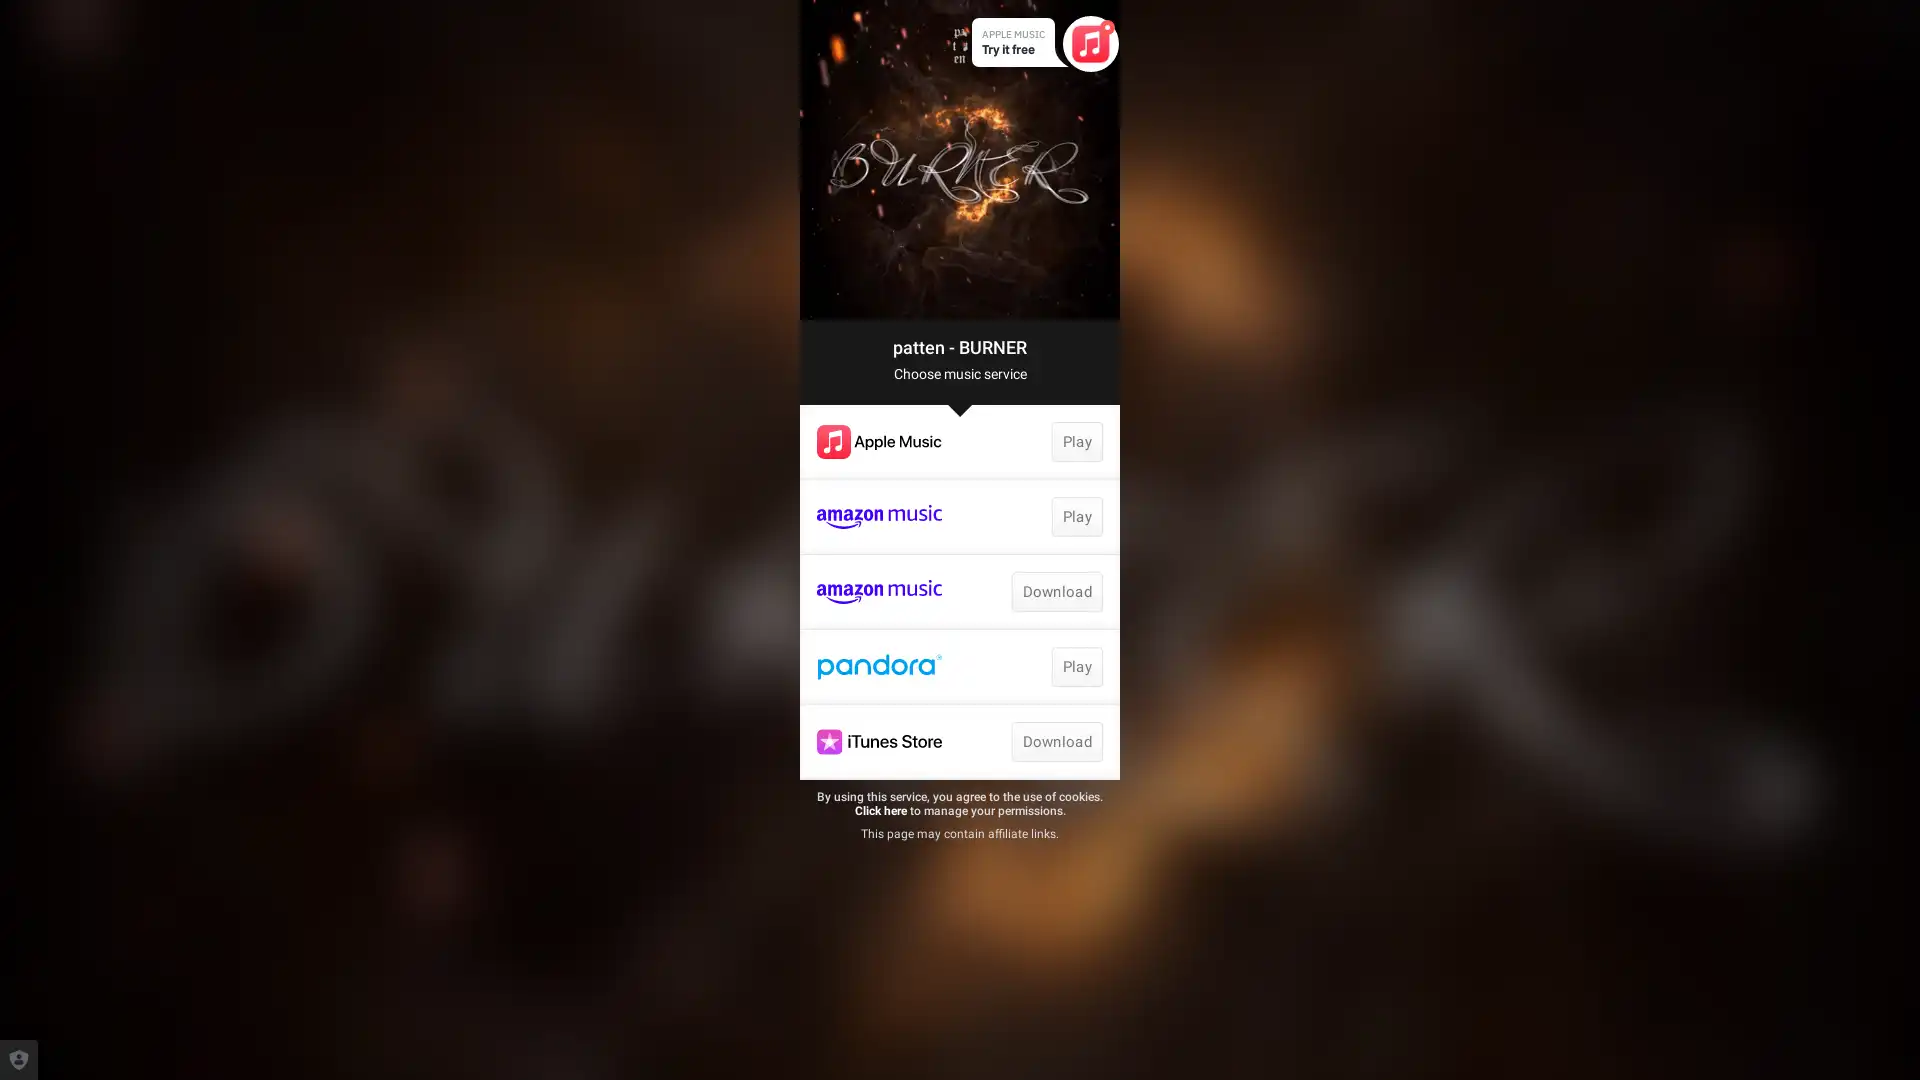 This screenshot has height=1080, width=1920. Describe the element at coordinates (879, 810) in the screenshot. I see `Click here` at that location.